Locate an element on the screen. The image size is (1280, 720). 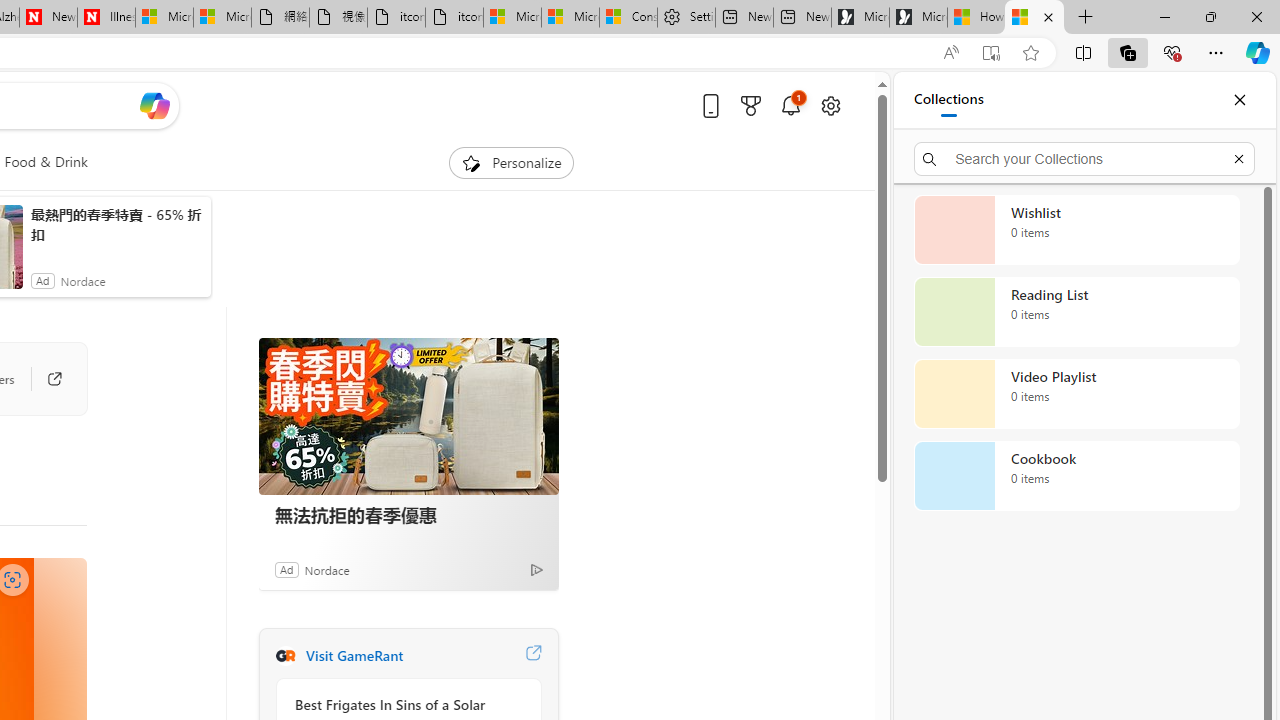
'Notifications' is located at coordinates (790, 105).